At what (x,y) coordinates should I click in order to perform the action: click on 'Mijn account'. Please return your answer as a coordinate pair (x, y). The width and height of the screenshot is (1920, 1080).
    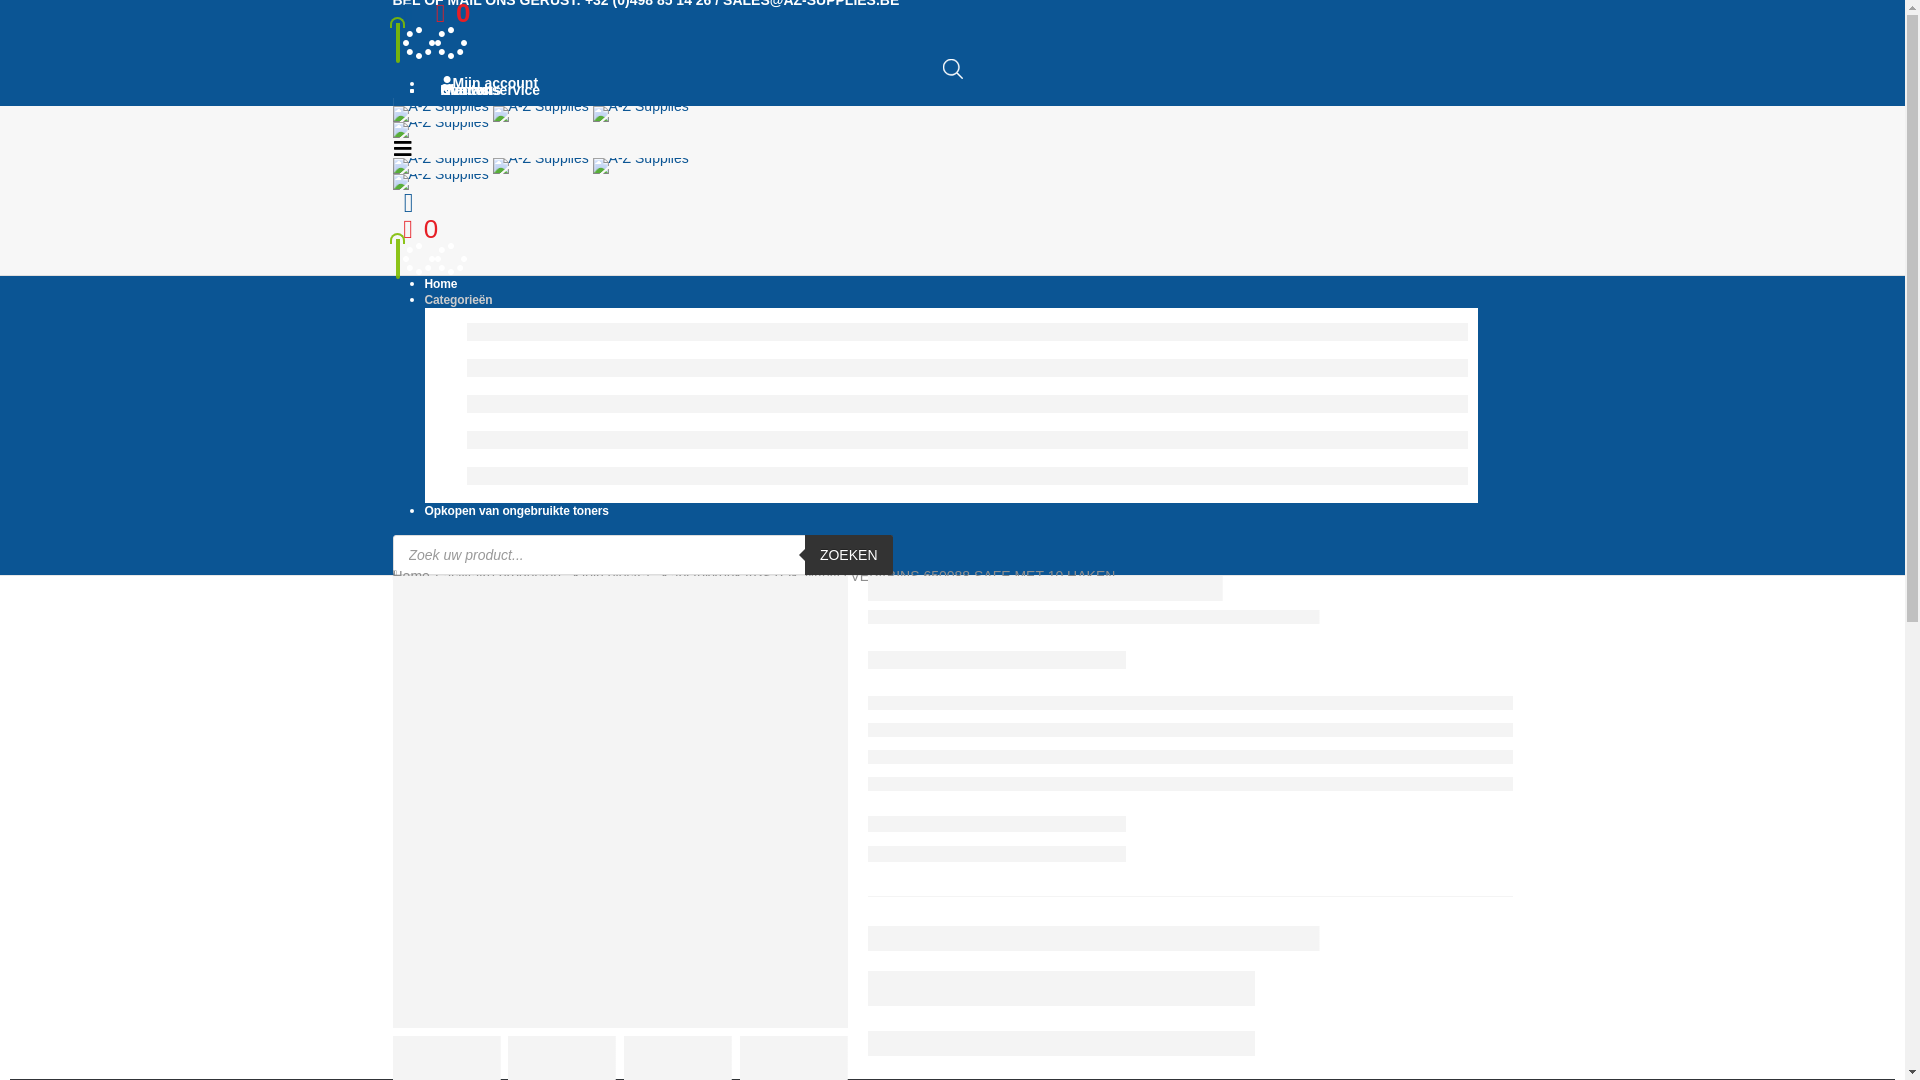
    Looking at the image, I should click on (407, 13).